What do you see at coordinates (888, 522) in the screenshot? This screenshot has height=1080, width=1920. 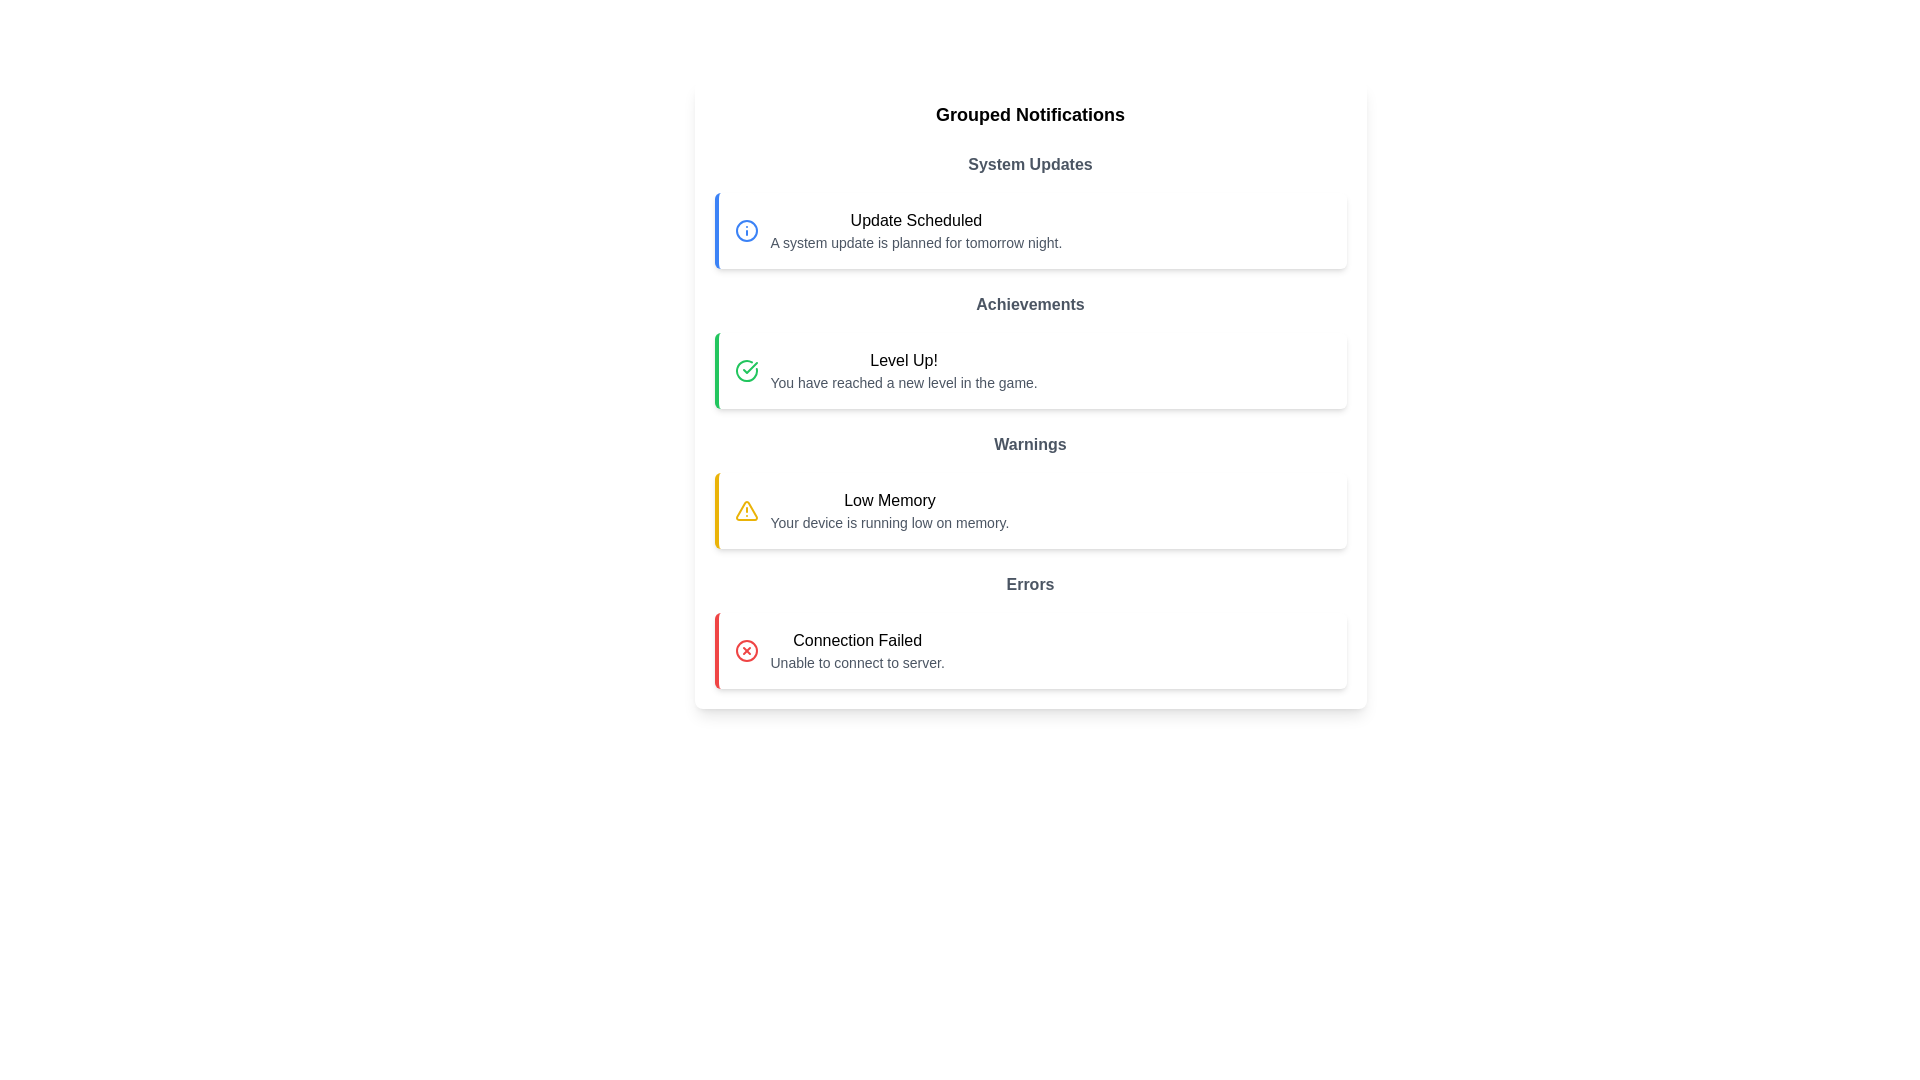 I see `the text label that provides additional details about the warning of low memory, located in the 'Warnings' section beneath the 'Low Memory' header` at bounding box center [888, 522].